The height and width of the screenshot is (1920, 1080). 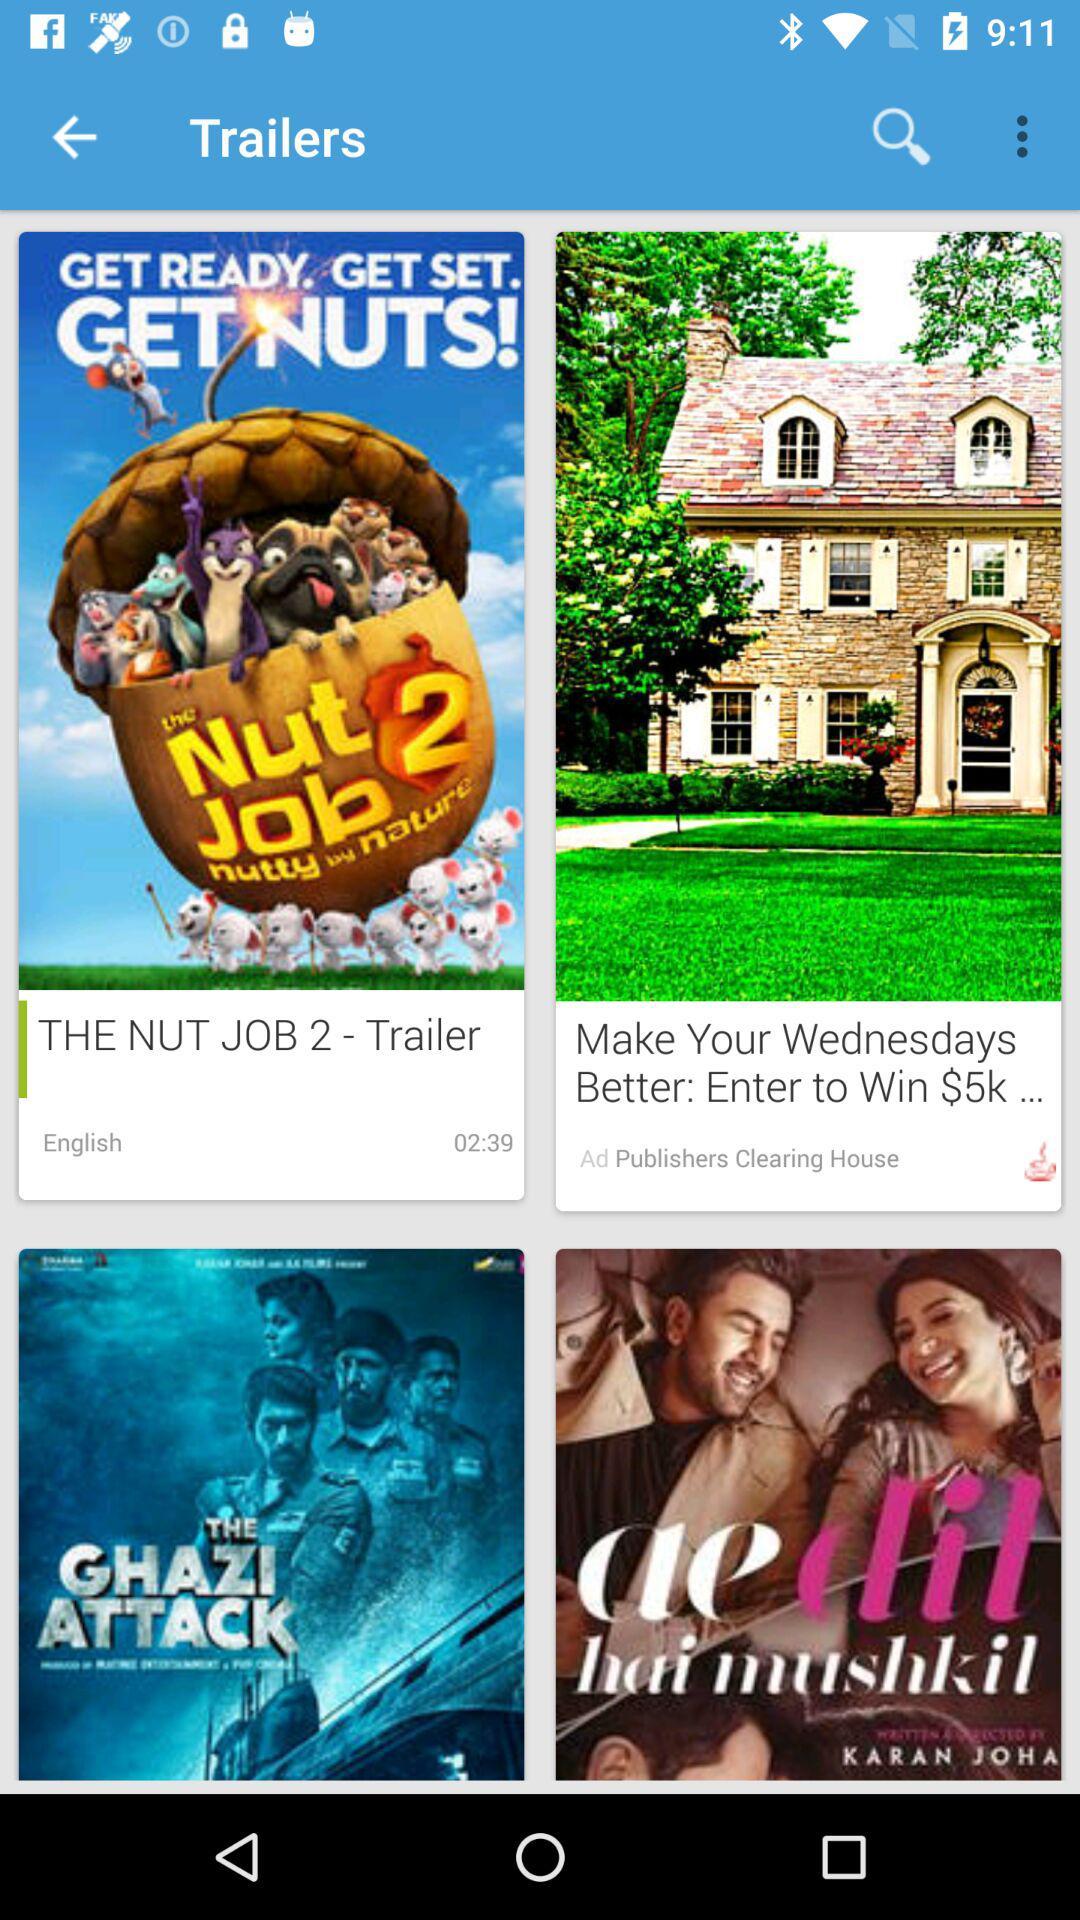 I want to click on icon next to the trailers  app, so click(x=901, y=135).